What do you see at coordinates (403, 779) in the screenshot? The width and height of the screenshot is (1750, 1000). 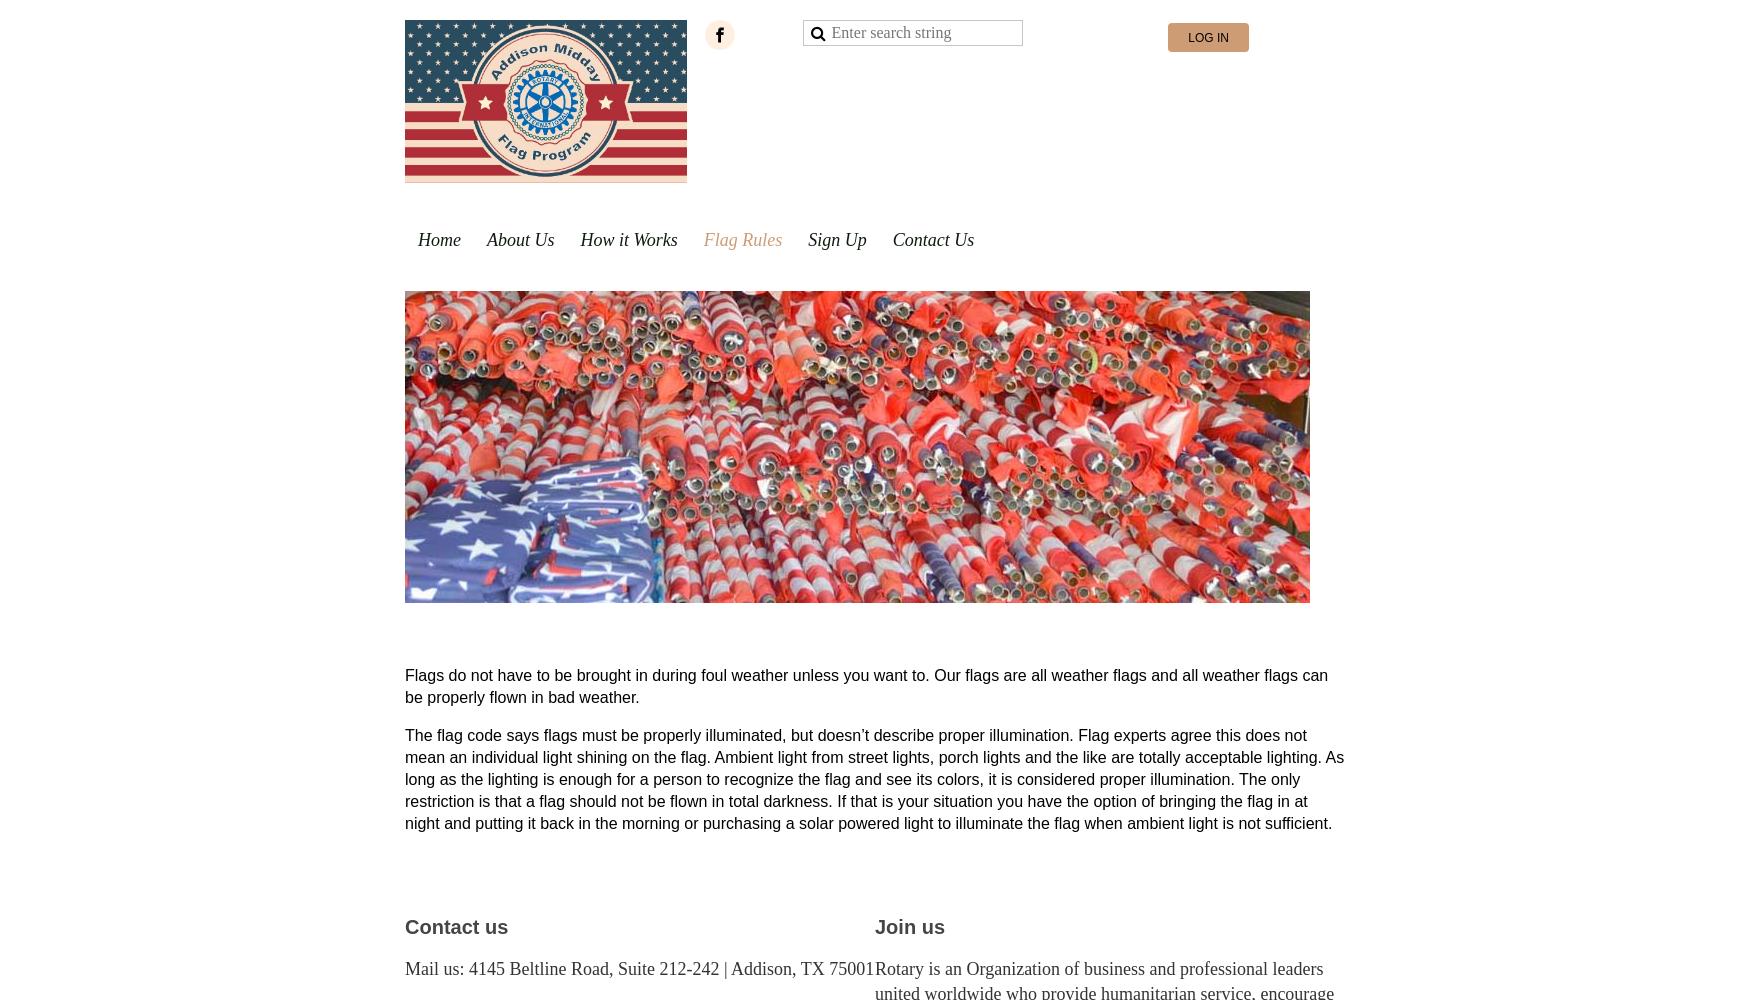 I see `'The flag code says flags must be properly illuminated, but doesn’t describe proper illumination. Flag experts agree this does not mean an individual light shining on the flag. Ambient light from street lights, porch lights and the like are totally acceptable lighting. As long as the lighting is enough for a person to recognize the flag and see its colors, it is considered proper illumination. The only restriction is that a flag should not be flown in total darkness. If that is your situation you have the option of bringing the flag in at night and putting it back in the morning or purchasing a solar powered light to illuminate the flag when ambient light is not sufficient.'` at bounding box center [403, 779].